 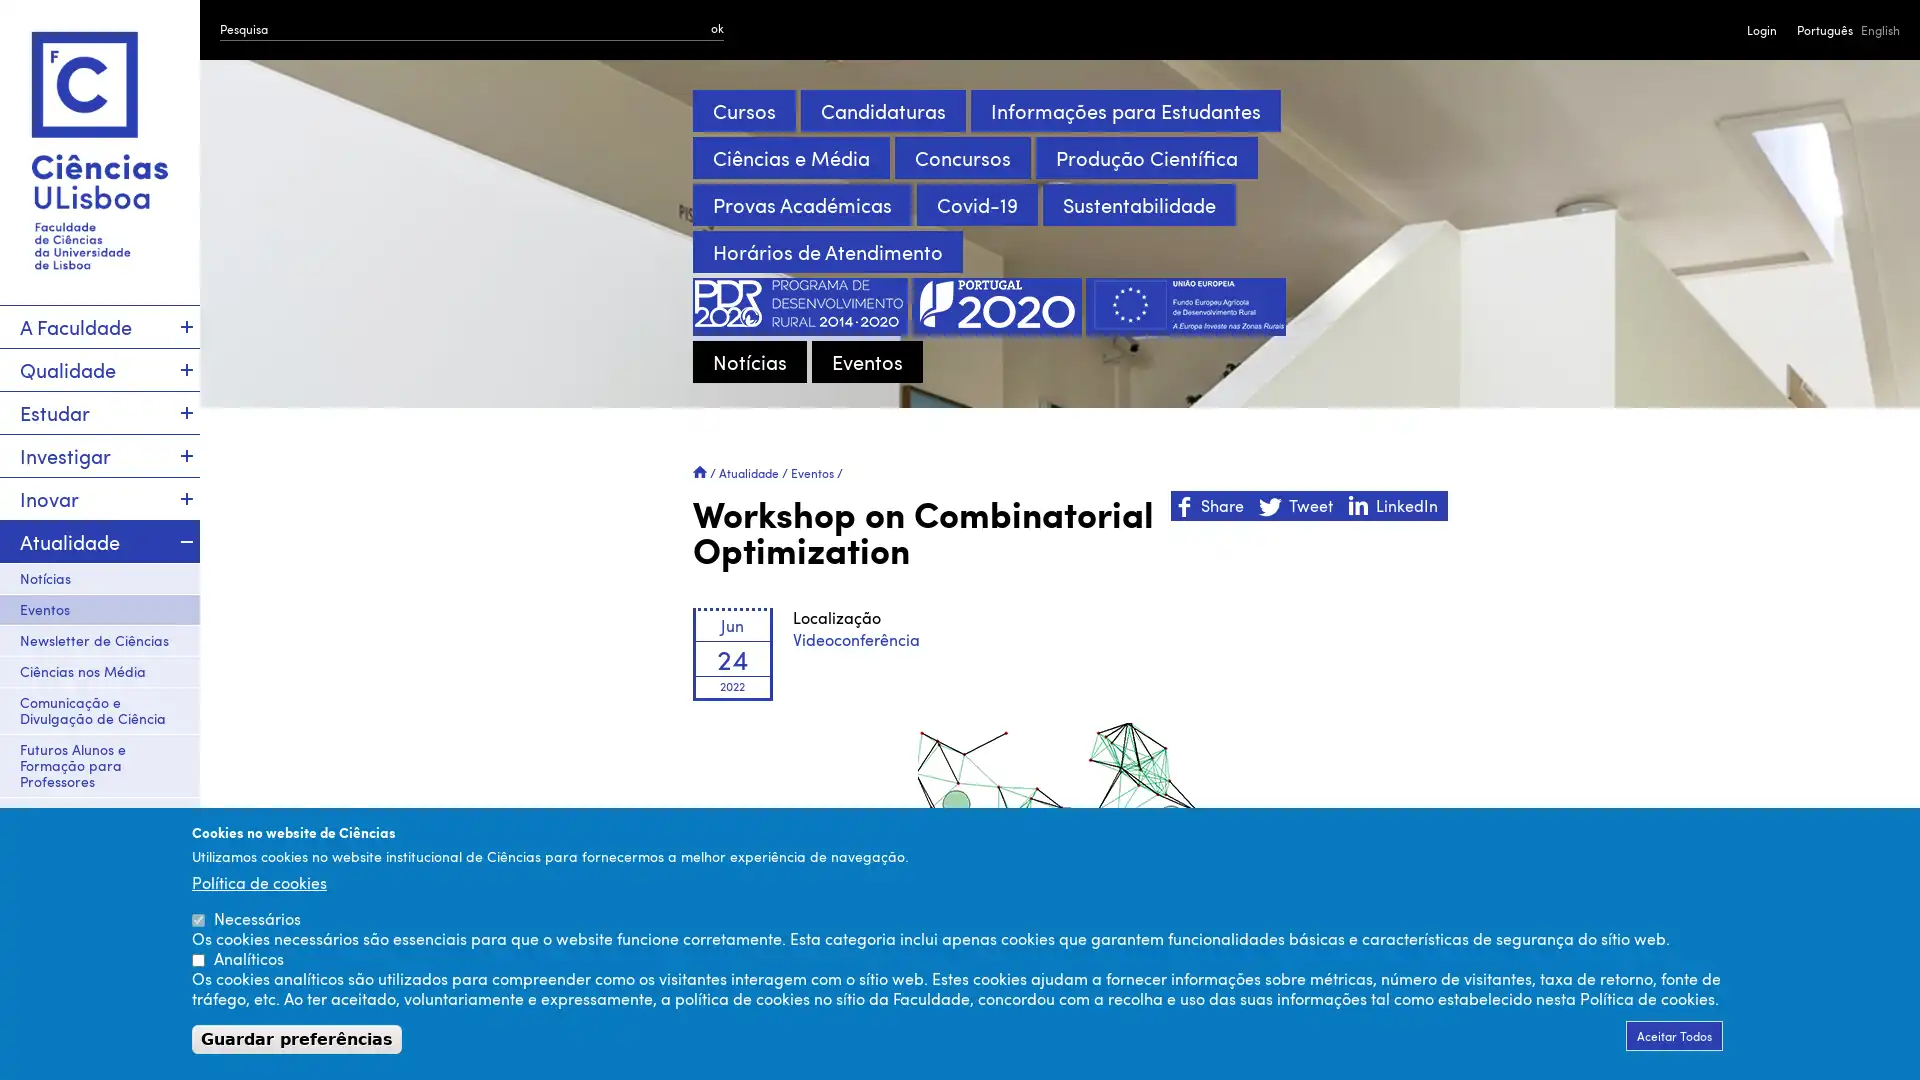 I want to click on Guardar preferencias, so click(x=296, y=1038).